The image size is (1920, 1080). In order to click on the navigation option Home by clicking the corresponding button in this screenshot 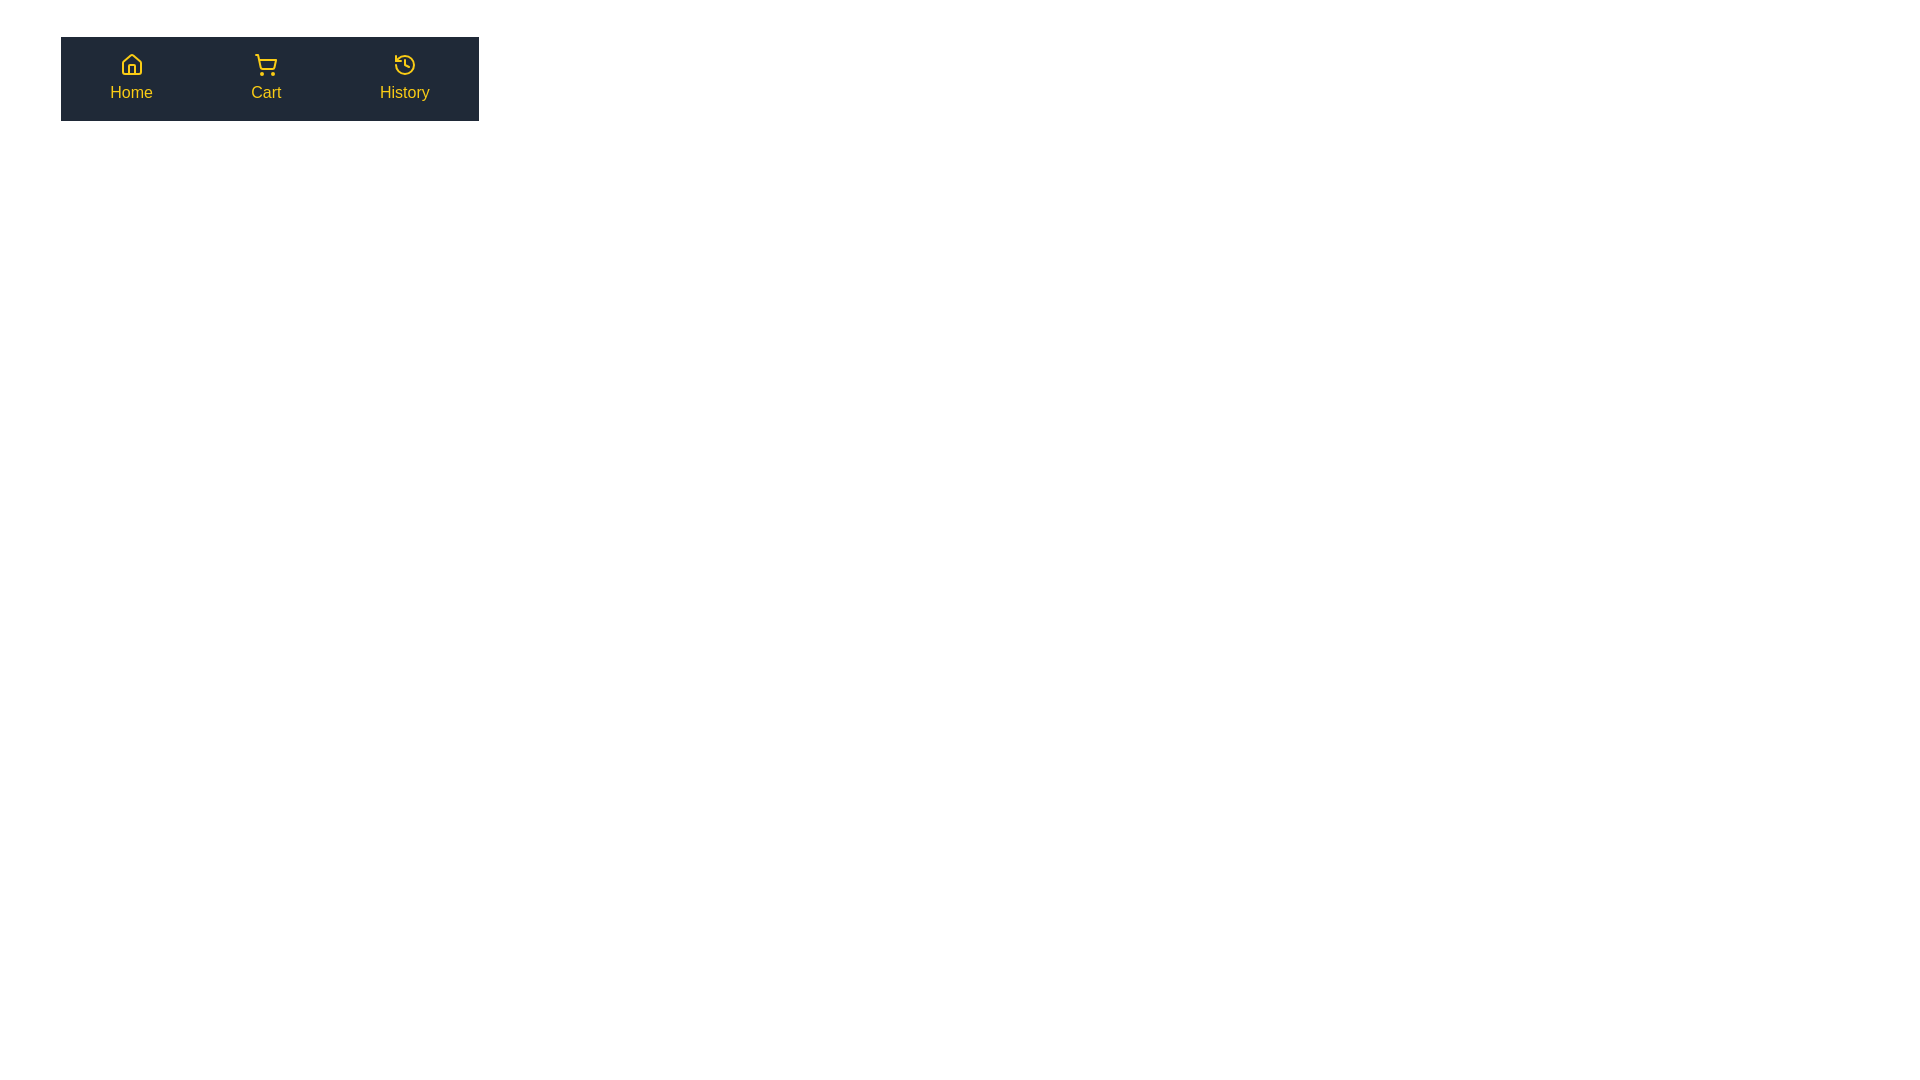, I will do `click(130, 77)`.